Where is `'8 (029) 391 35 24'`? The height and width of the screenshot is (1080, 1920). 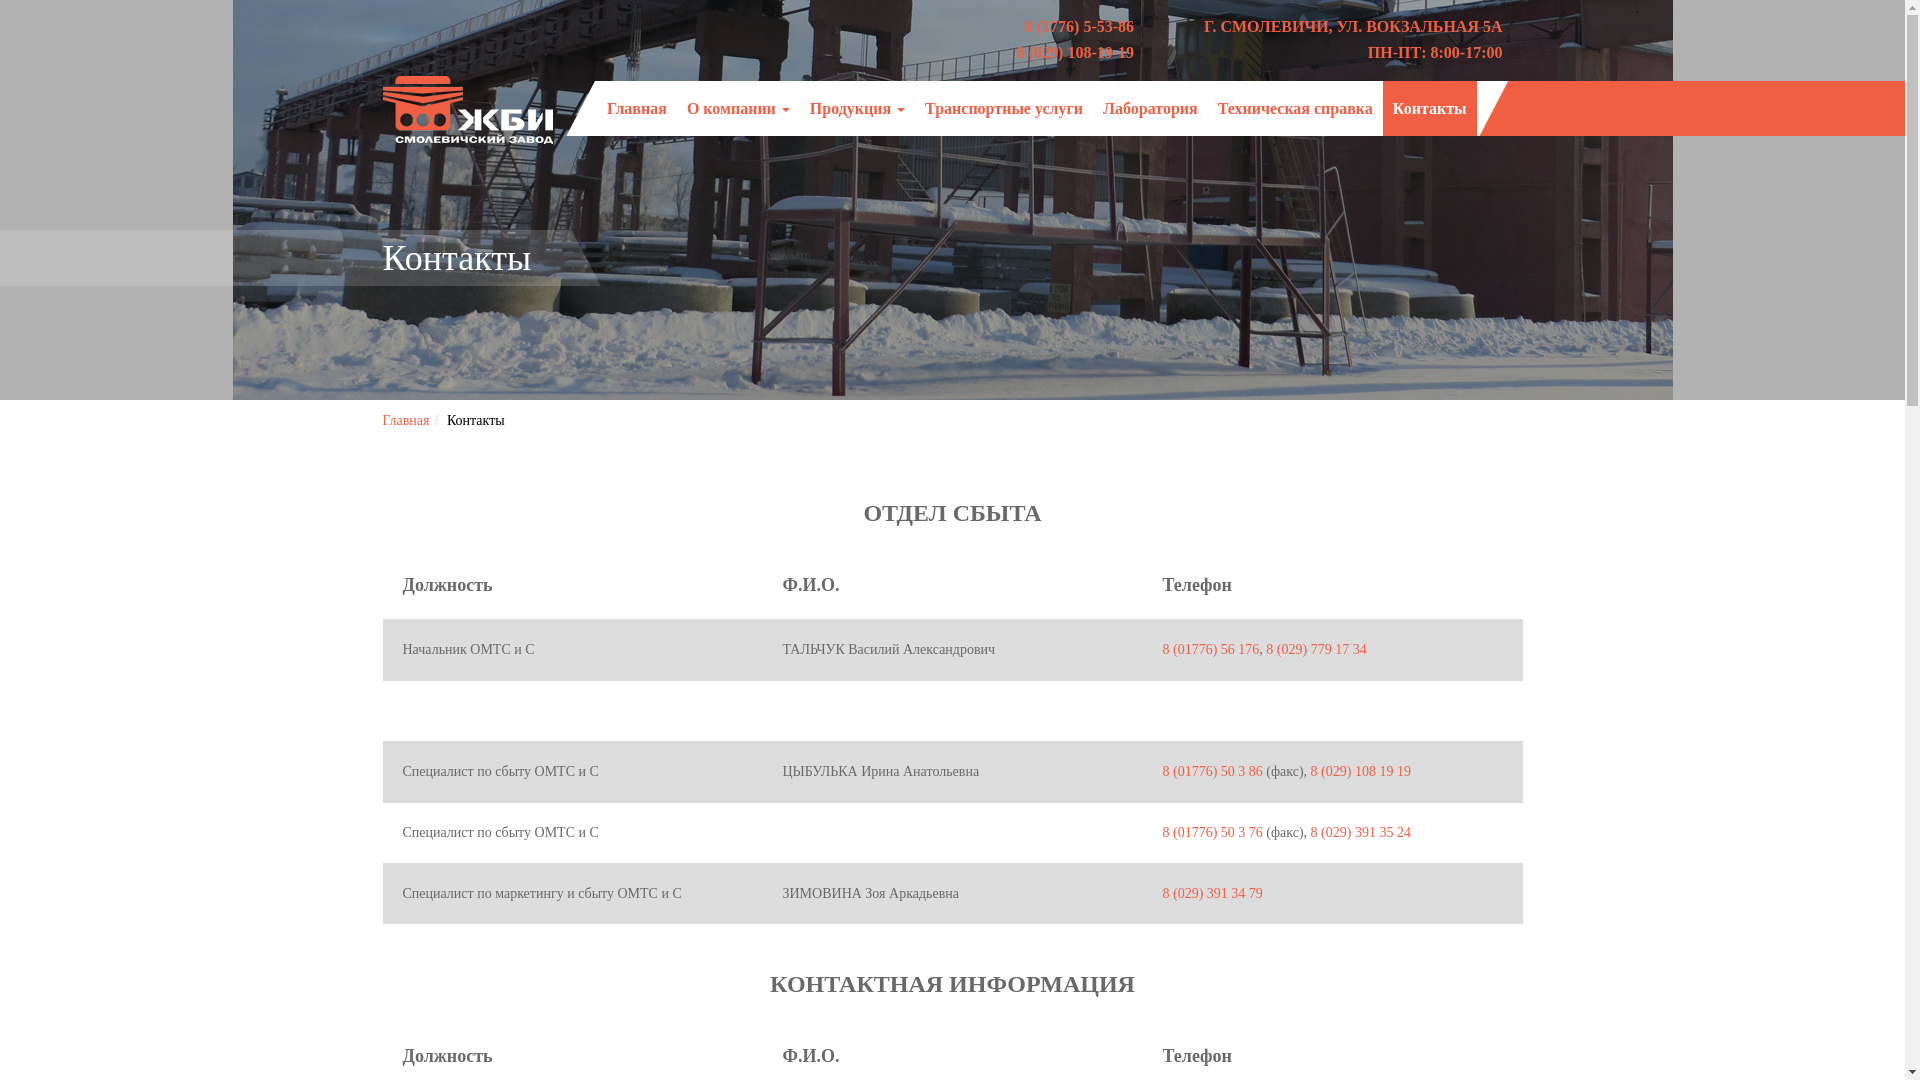
'8 (029) 391 35 24' is located at coordinates (1360, 832).